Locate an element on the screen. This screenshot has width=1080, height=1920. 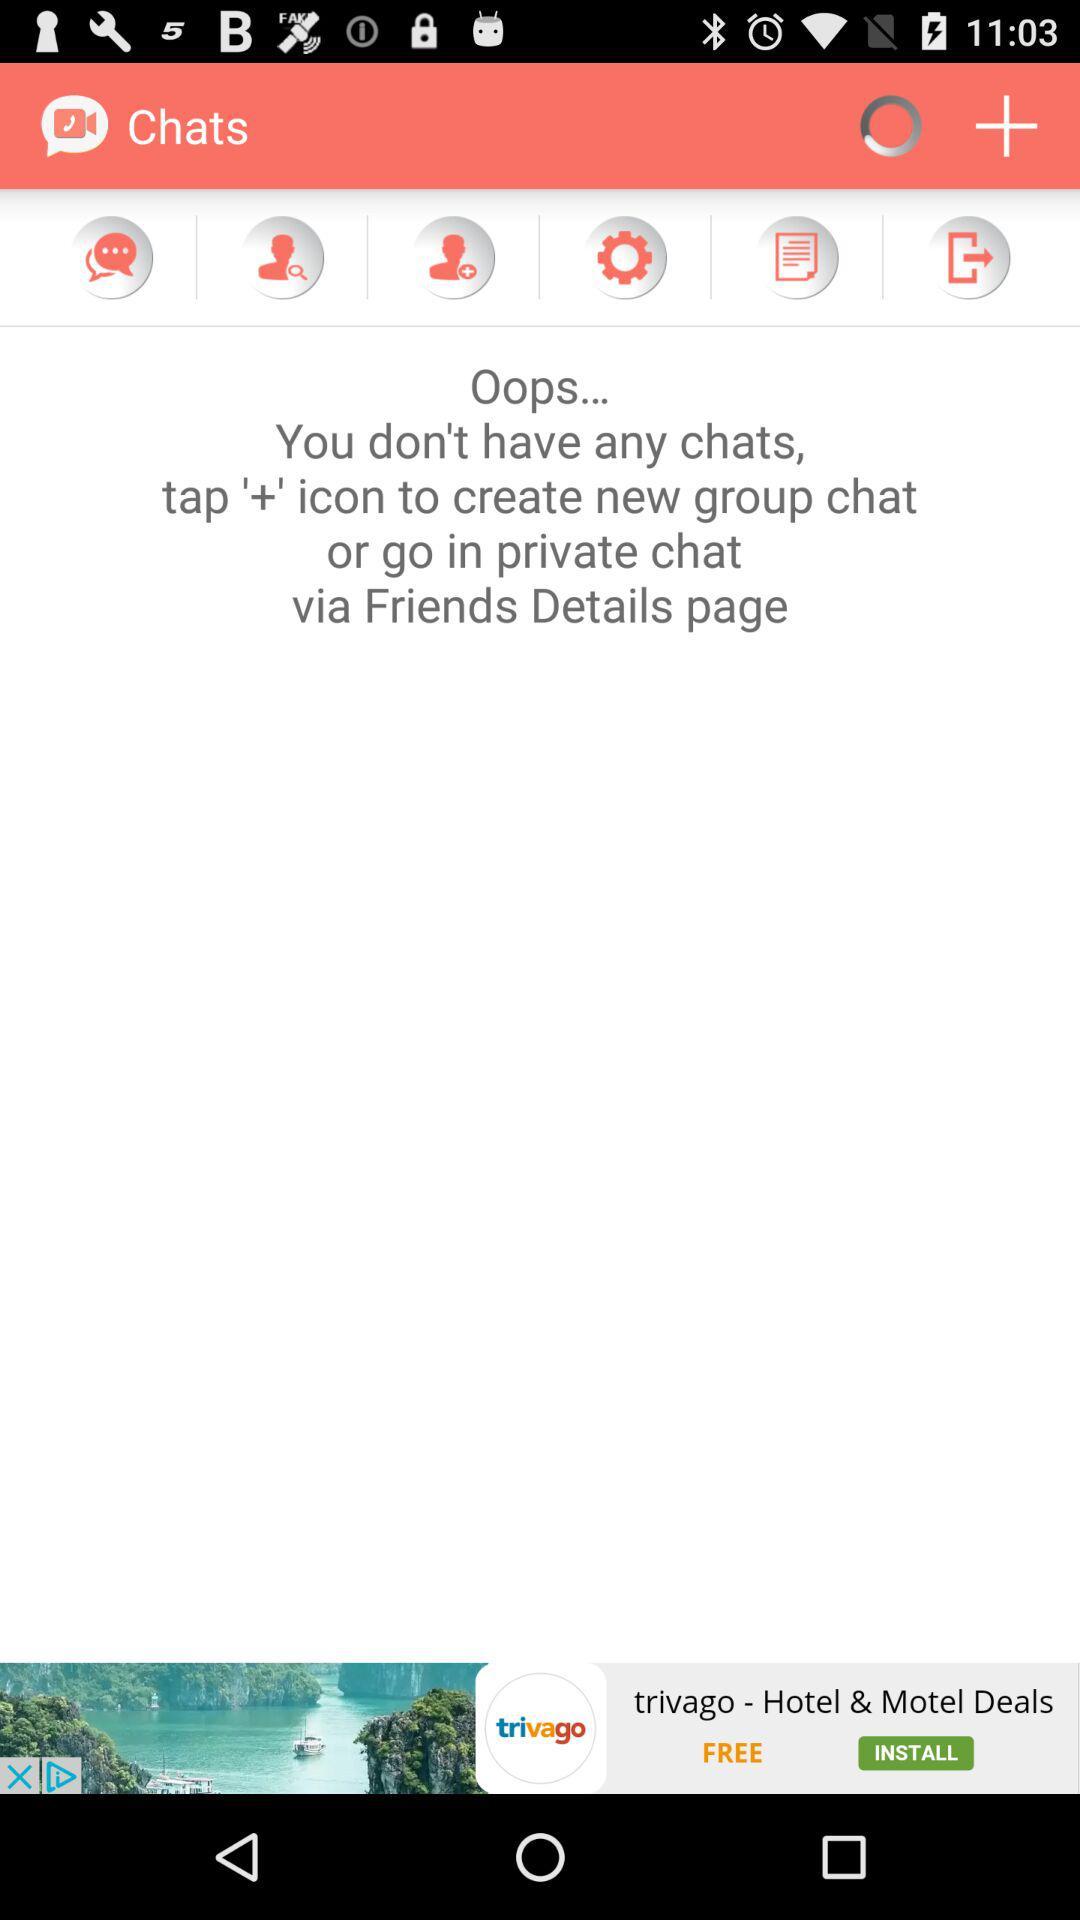
chat is located at coordinates (111, 256).